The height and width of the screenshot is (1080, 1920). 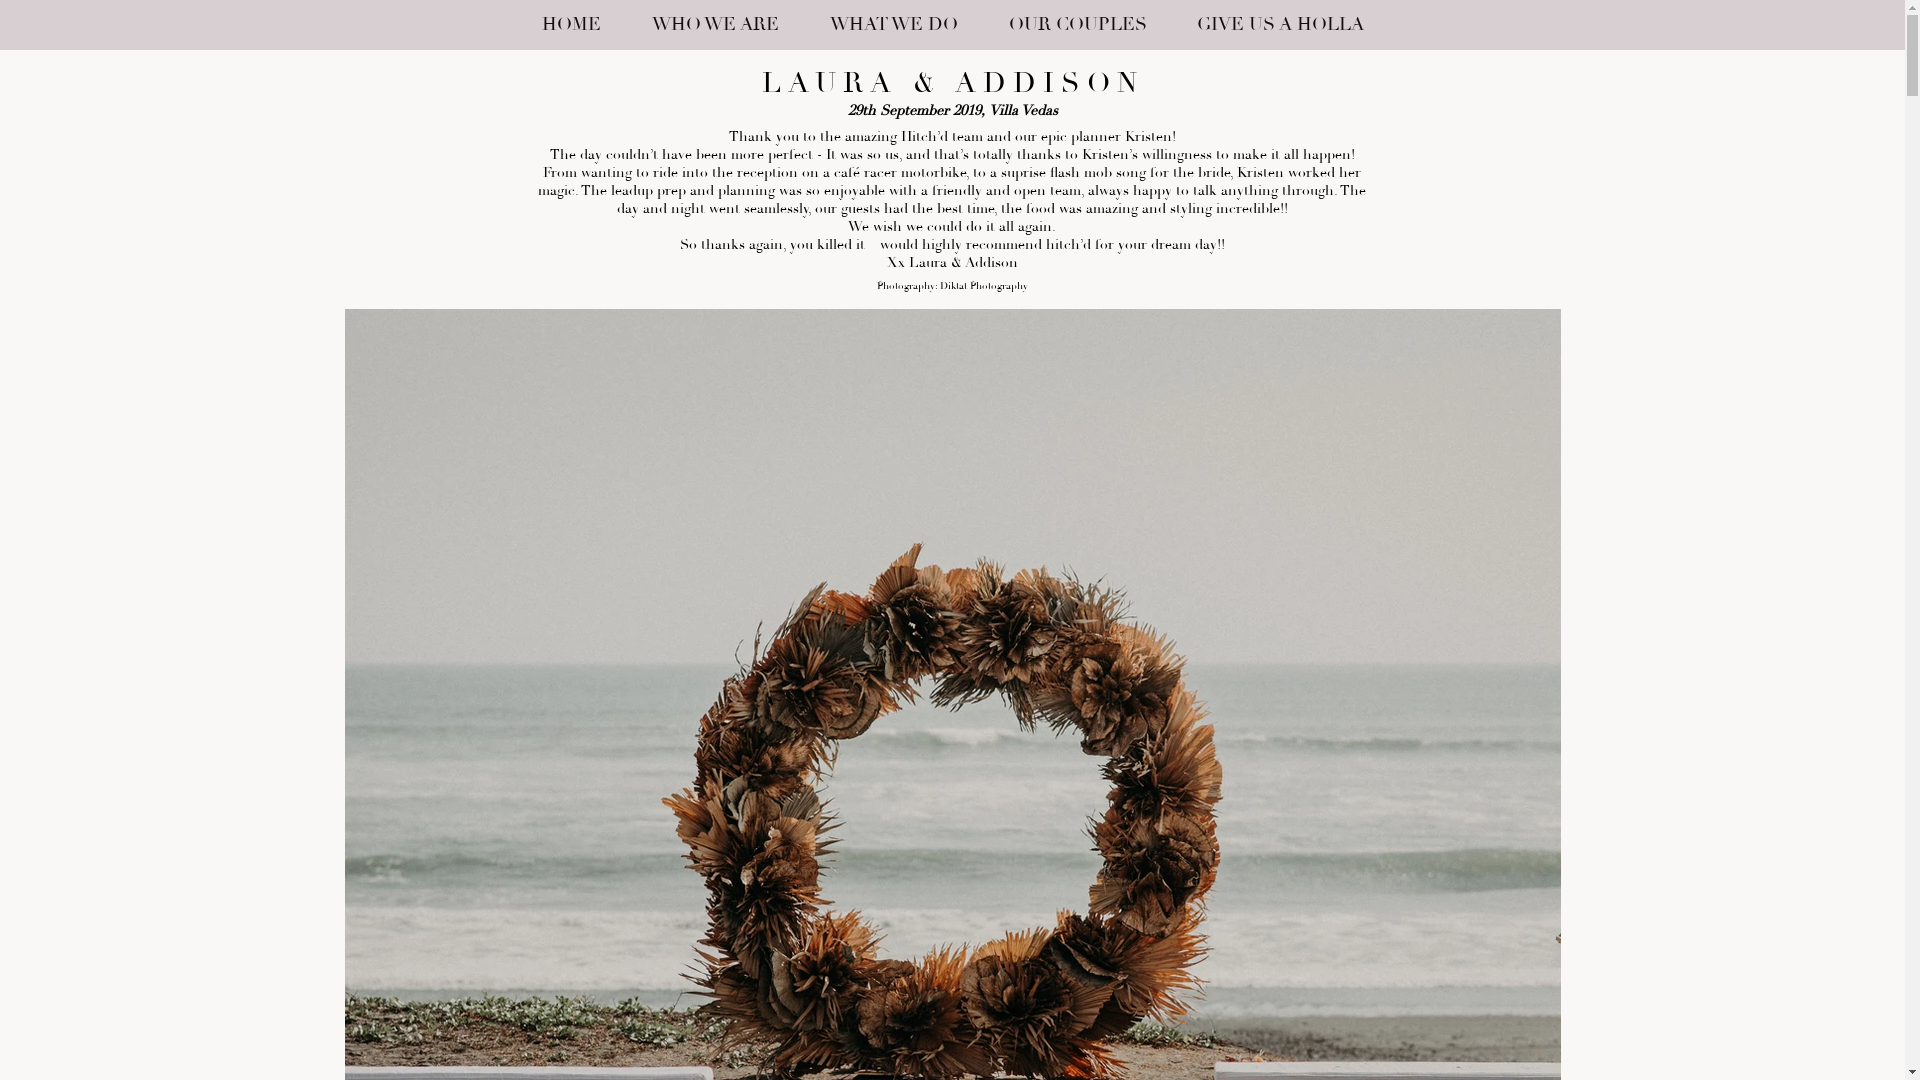 What do you see at coordinates (624, 24) in the screenshot?
I see `'WHO WE ARE'` at bounding box center [624, 24].